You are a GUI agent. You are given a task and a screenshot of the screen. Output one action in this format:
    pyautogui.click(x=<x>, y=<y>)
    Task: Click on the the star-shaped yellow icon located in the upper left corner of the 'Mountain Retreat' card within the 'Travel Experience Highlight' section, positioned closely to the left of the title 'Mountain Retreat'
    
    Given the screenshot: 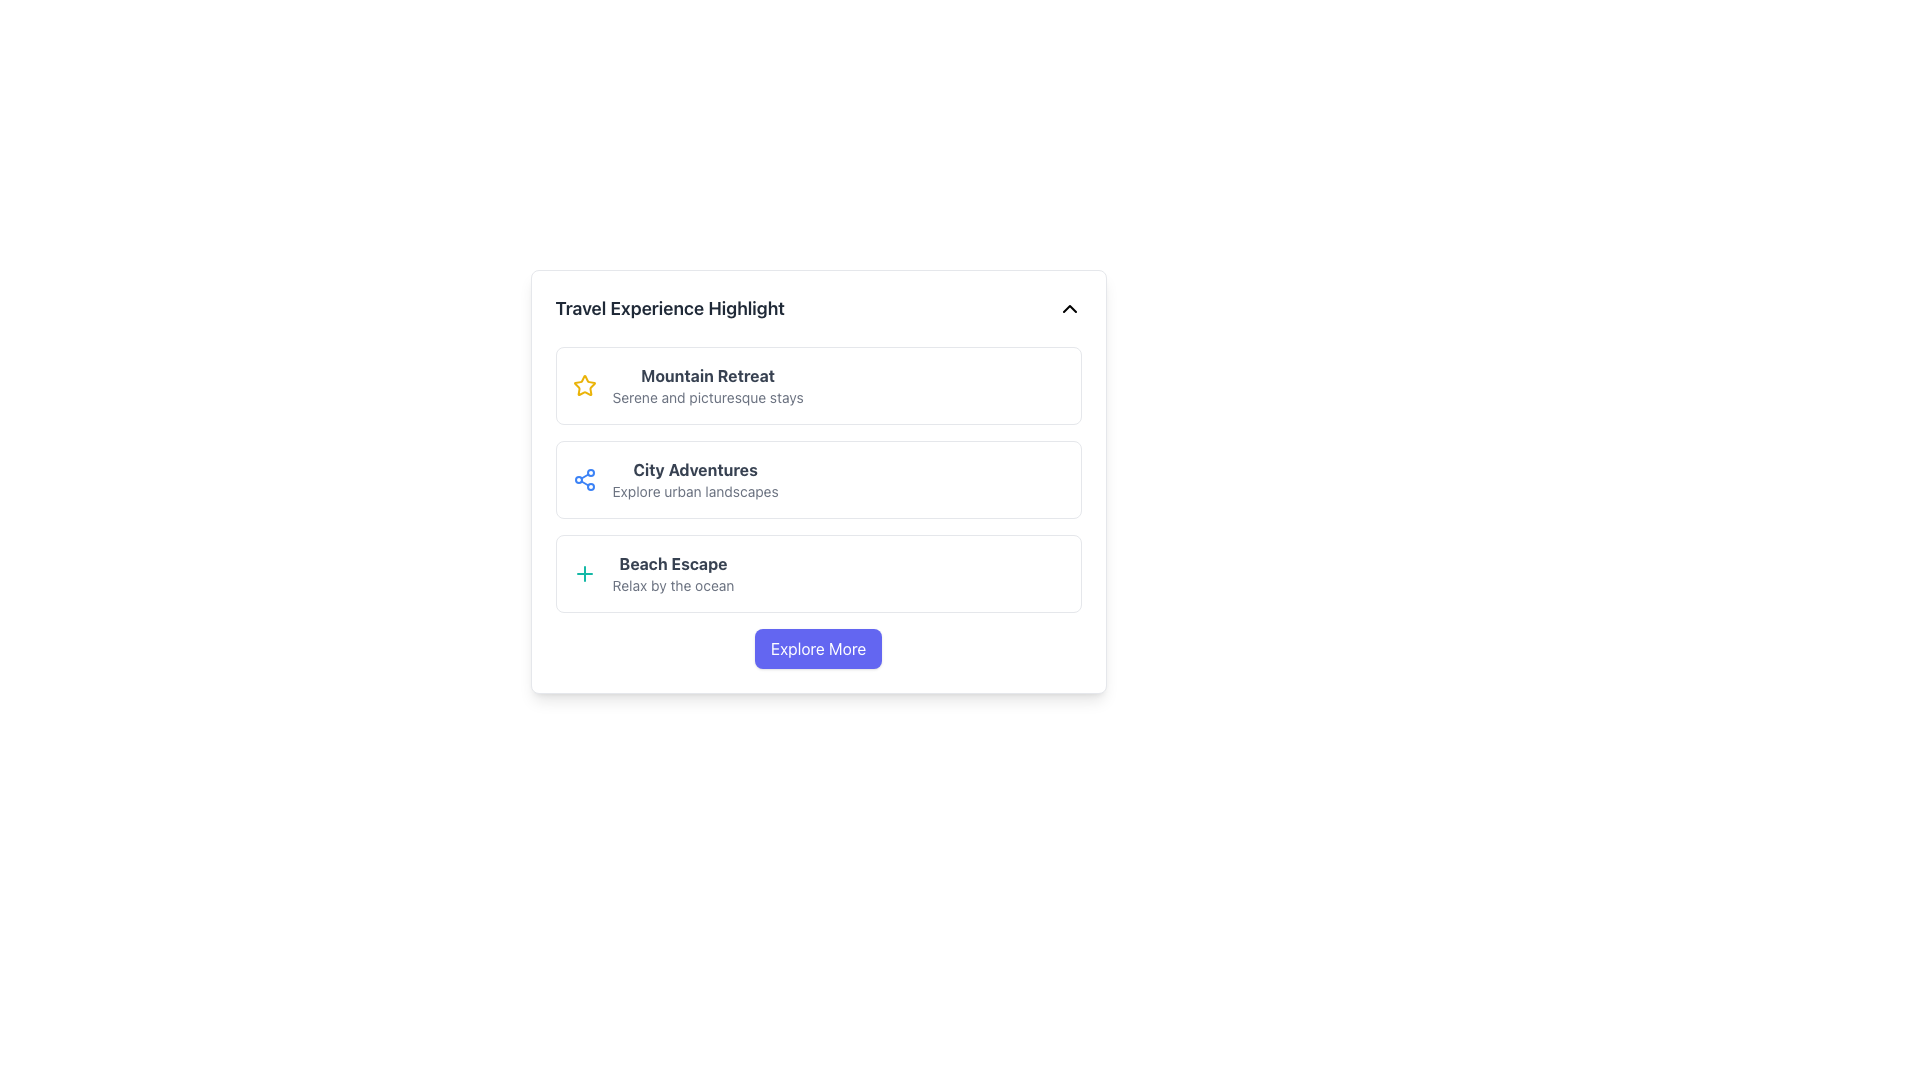 What is the action you would take?
    pyautogui.click(x=583, y=385)
    